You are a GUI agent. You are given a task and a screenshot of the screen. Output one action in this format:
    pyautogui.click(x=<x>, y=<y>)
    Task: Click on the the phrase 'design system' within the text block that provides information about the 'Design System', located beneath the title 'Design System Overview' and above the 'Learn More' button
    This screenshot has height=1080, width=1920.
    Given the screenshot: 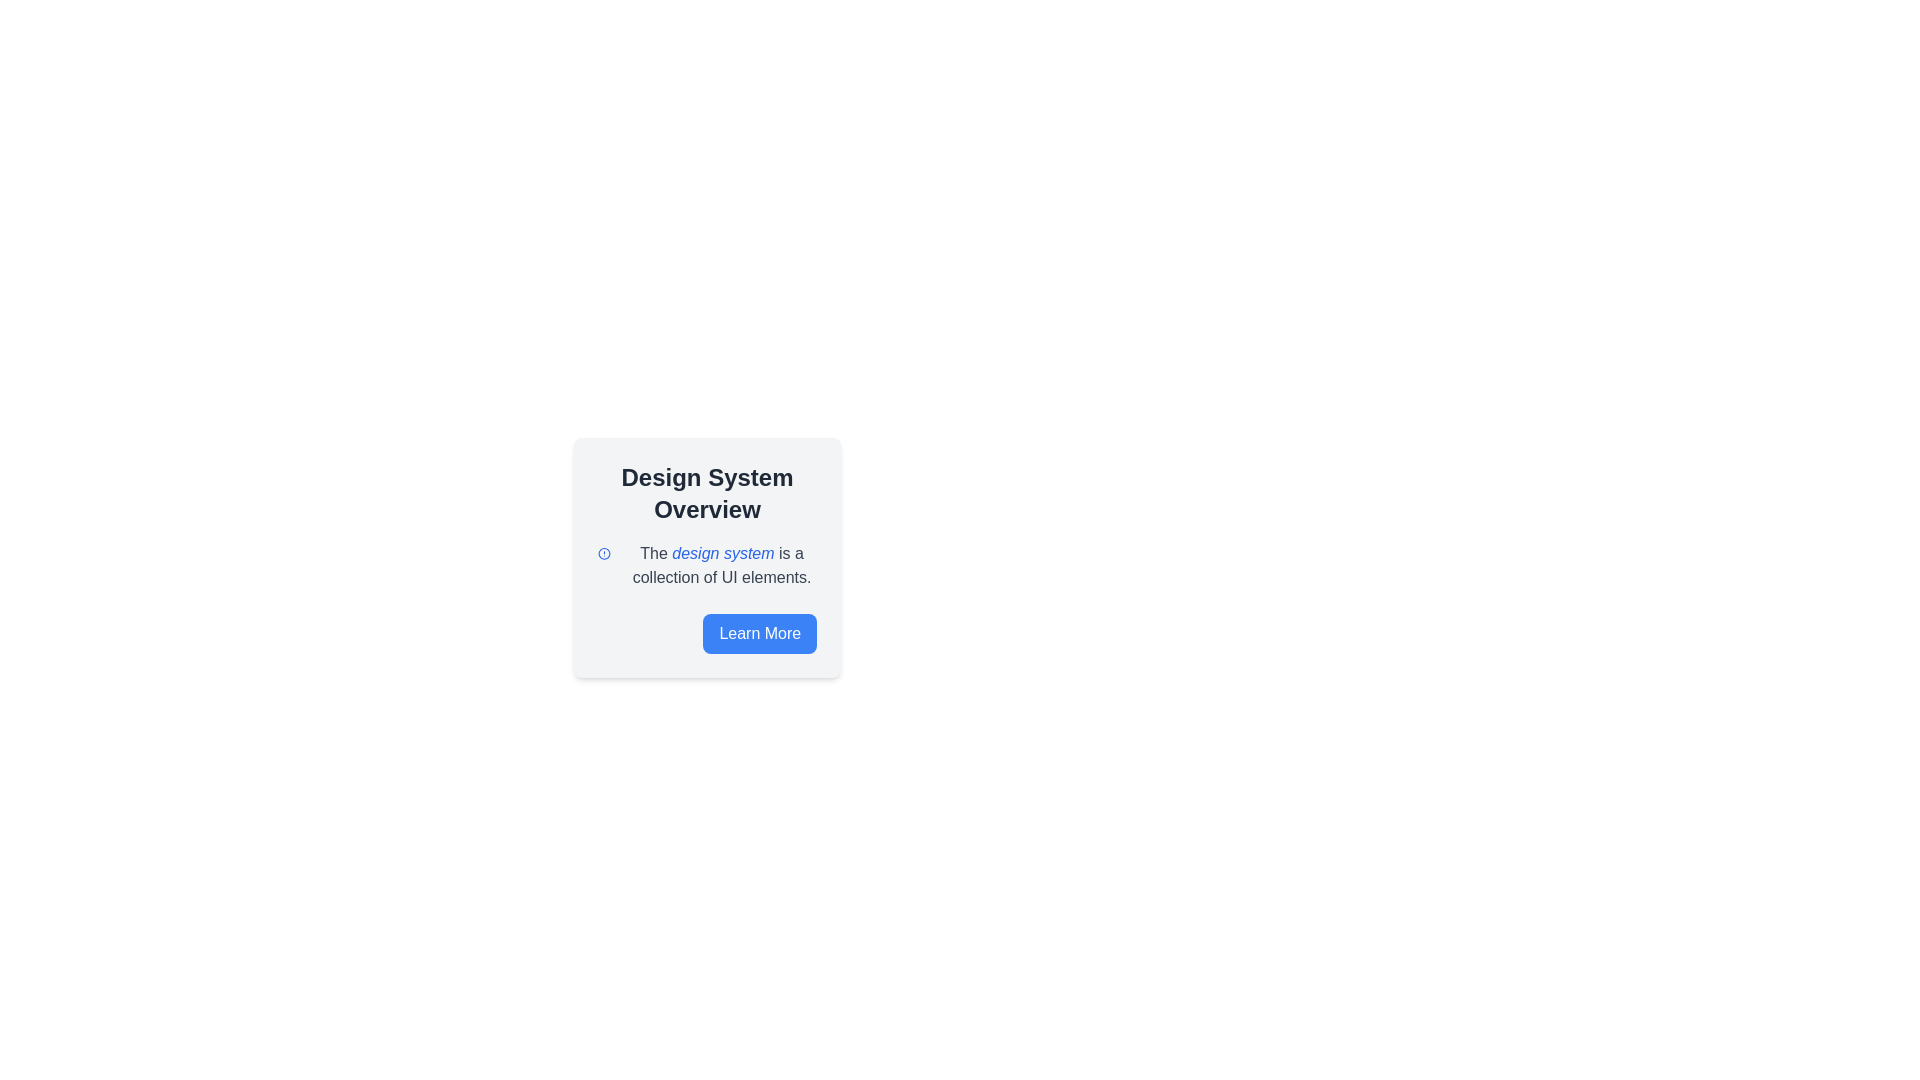 What is the action you would take?
    pyautogui.click(x=720, y=566)
    